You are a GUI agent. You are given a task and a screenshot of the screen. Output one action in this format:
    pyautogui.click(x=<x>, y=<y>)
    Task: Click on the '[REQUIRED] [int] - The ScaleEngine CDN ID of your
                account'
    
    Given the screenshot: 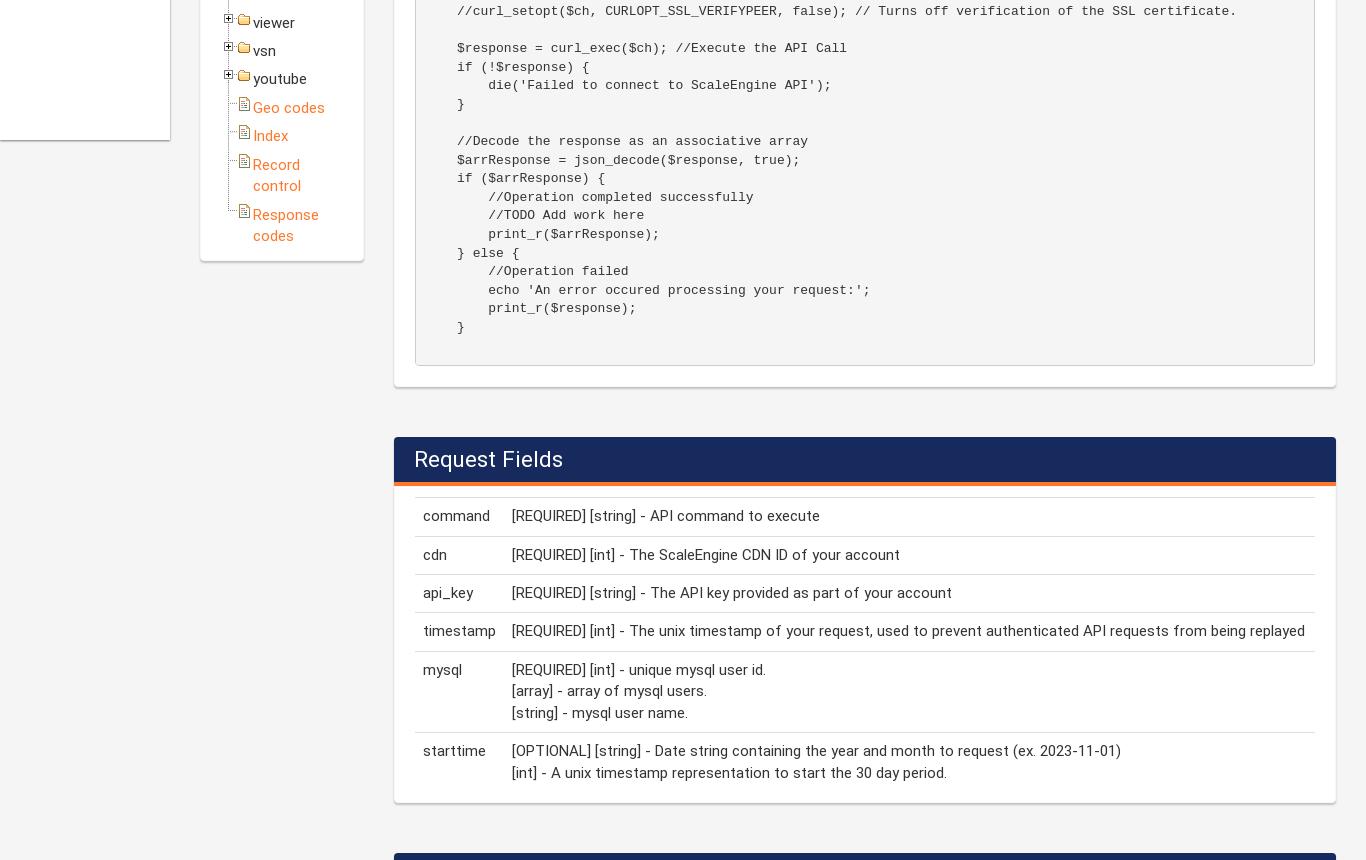 What is the action you would take?
    pyautogui.click(x=705, y=554)
    